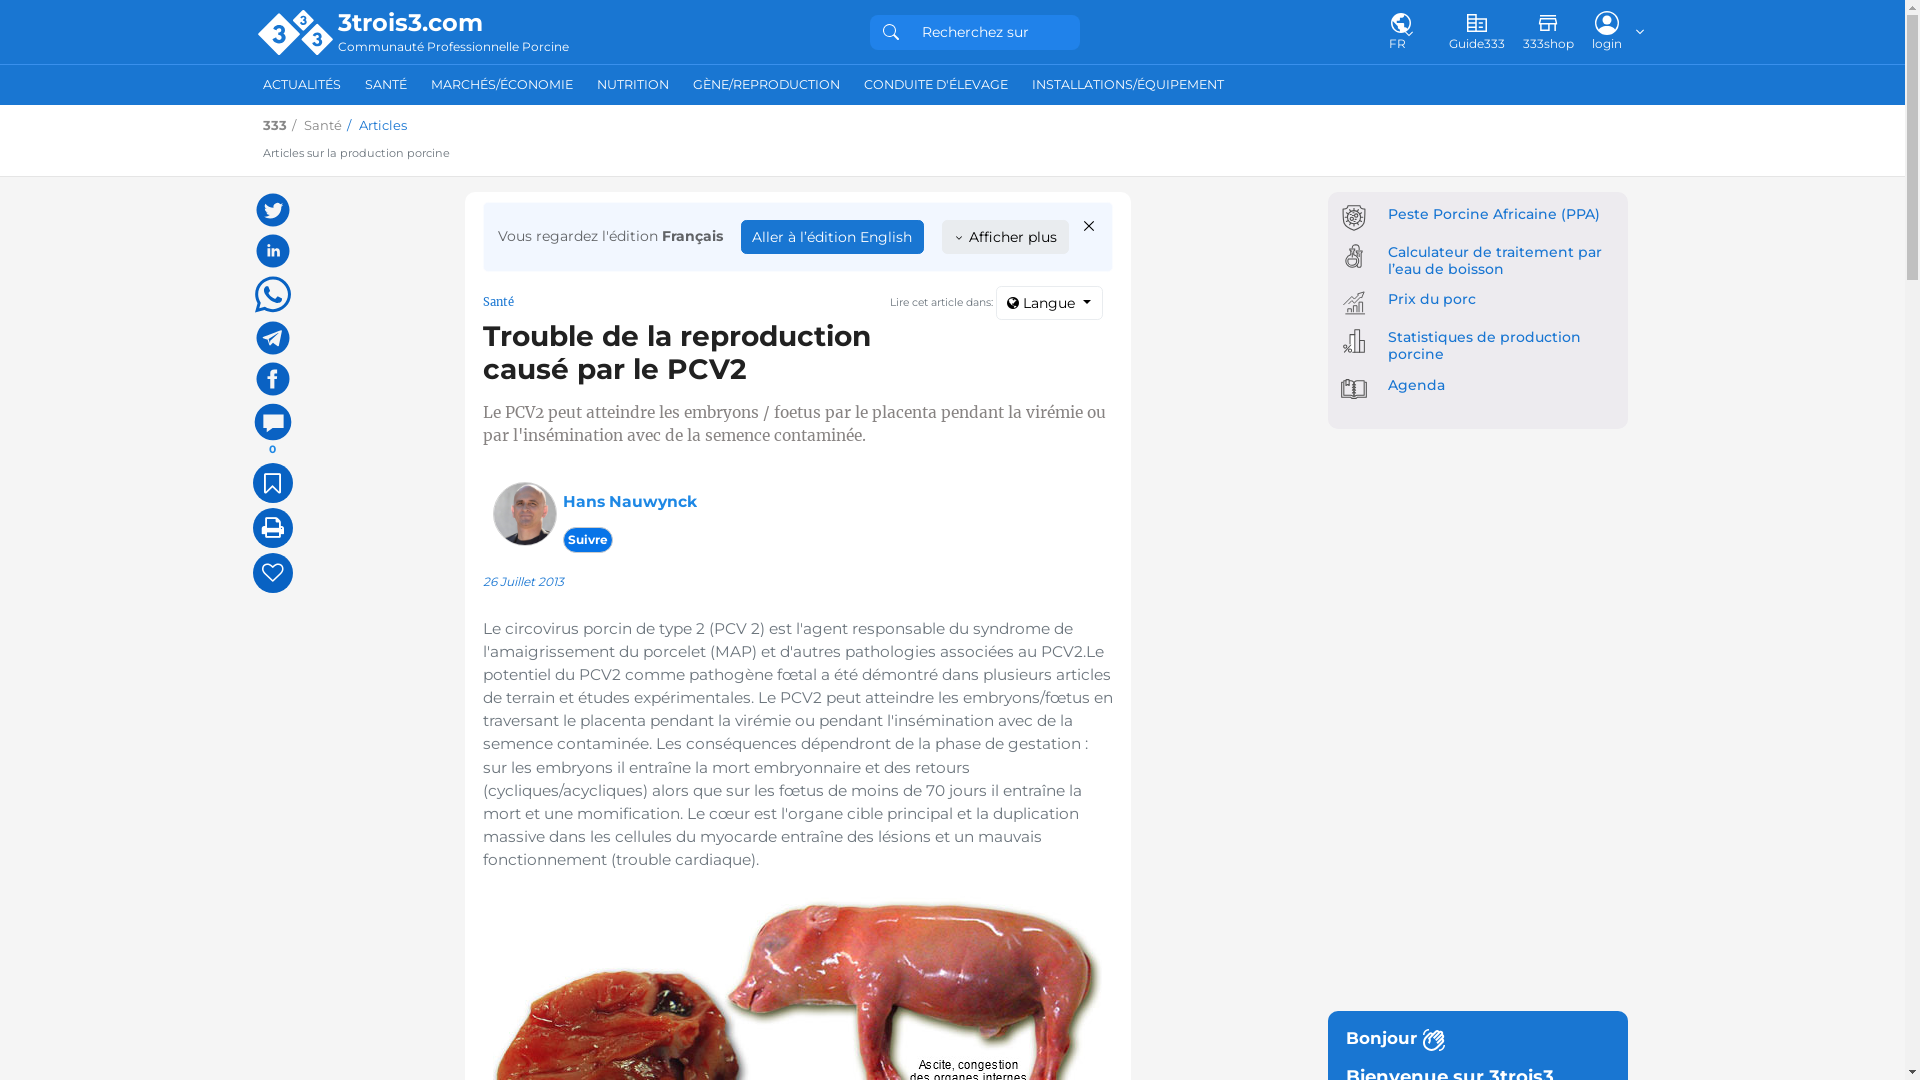 The height and width of the screenshot is (1080, 1920). What do you see at coordinates (1607, 31) in the screenshot?
I see `'login'` at bounding box center [1607, 31].